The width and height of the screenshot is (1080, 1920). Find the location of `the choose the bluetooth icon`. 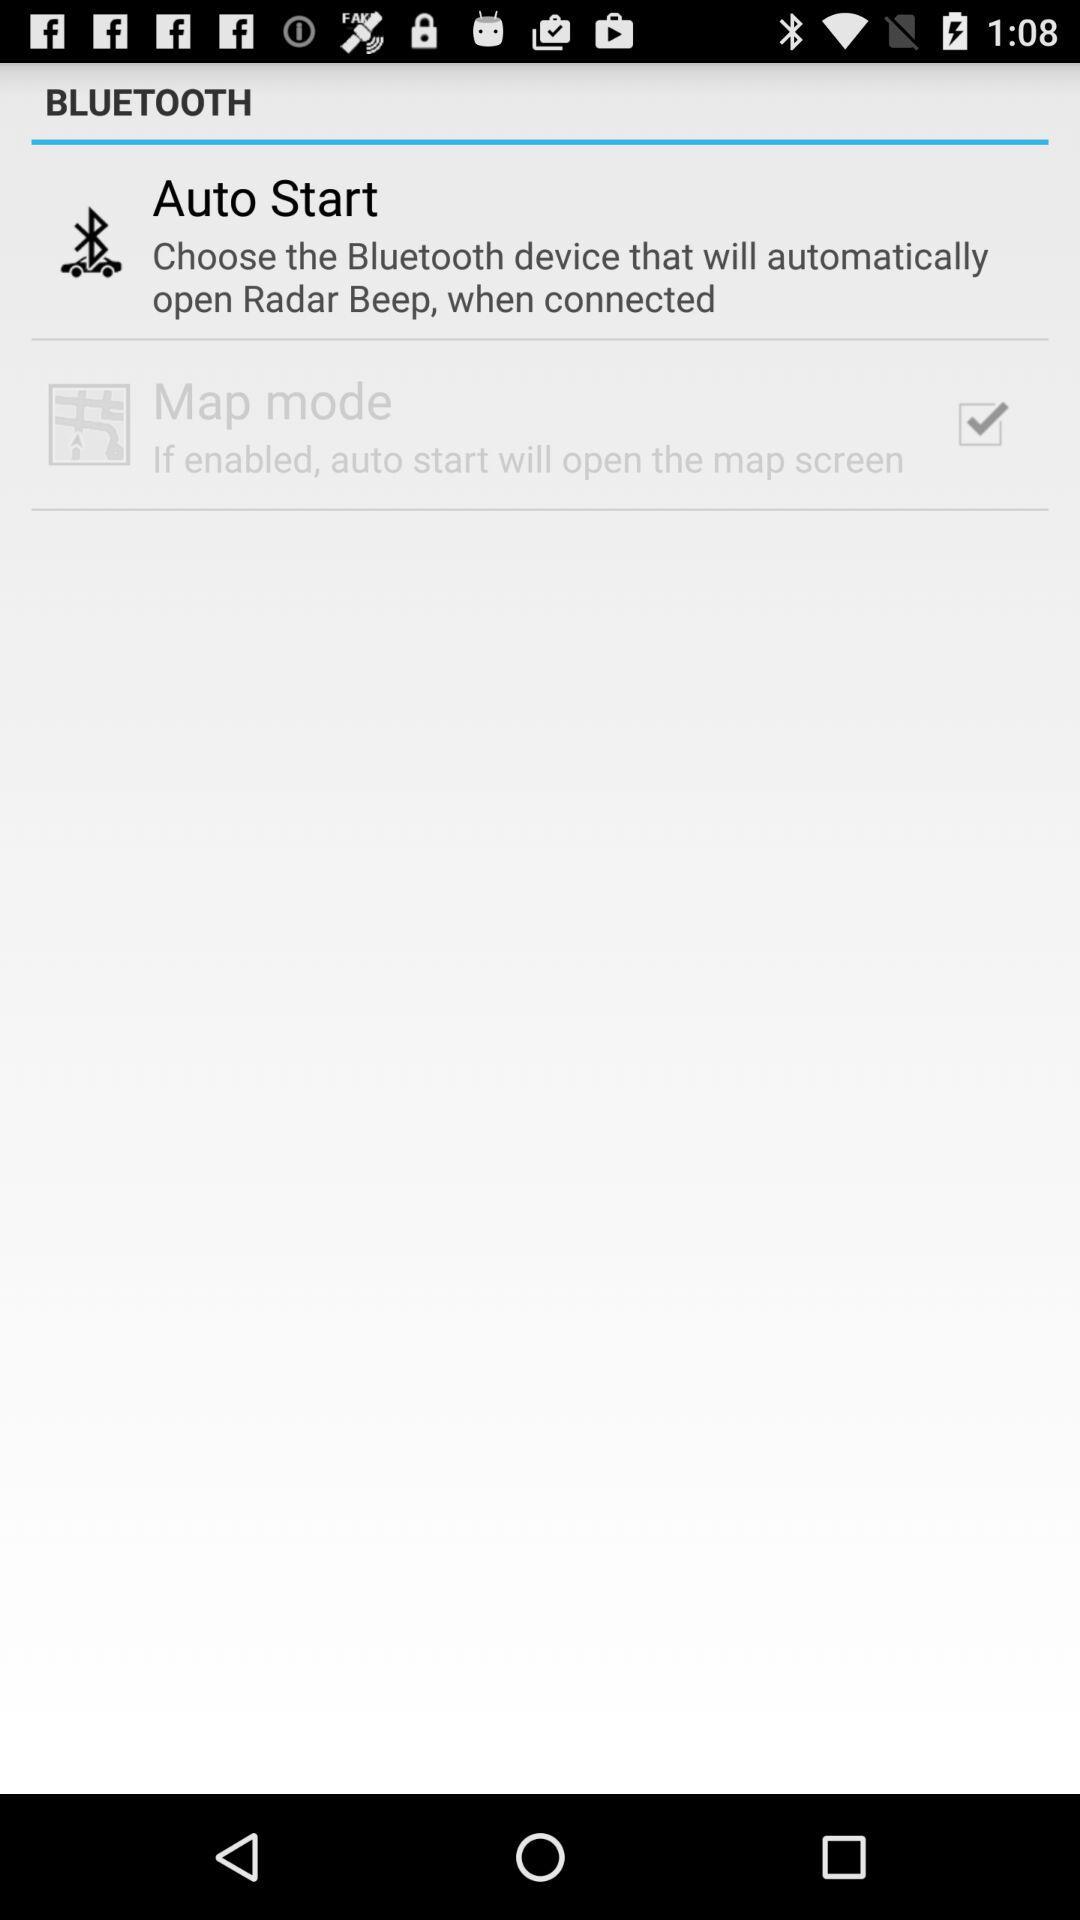

the choose the bluetooth icon is located at coordinates (579, 275).